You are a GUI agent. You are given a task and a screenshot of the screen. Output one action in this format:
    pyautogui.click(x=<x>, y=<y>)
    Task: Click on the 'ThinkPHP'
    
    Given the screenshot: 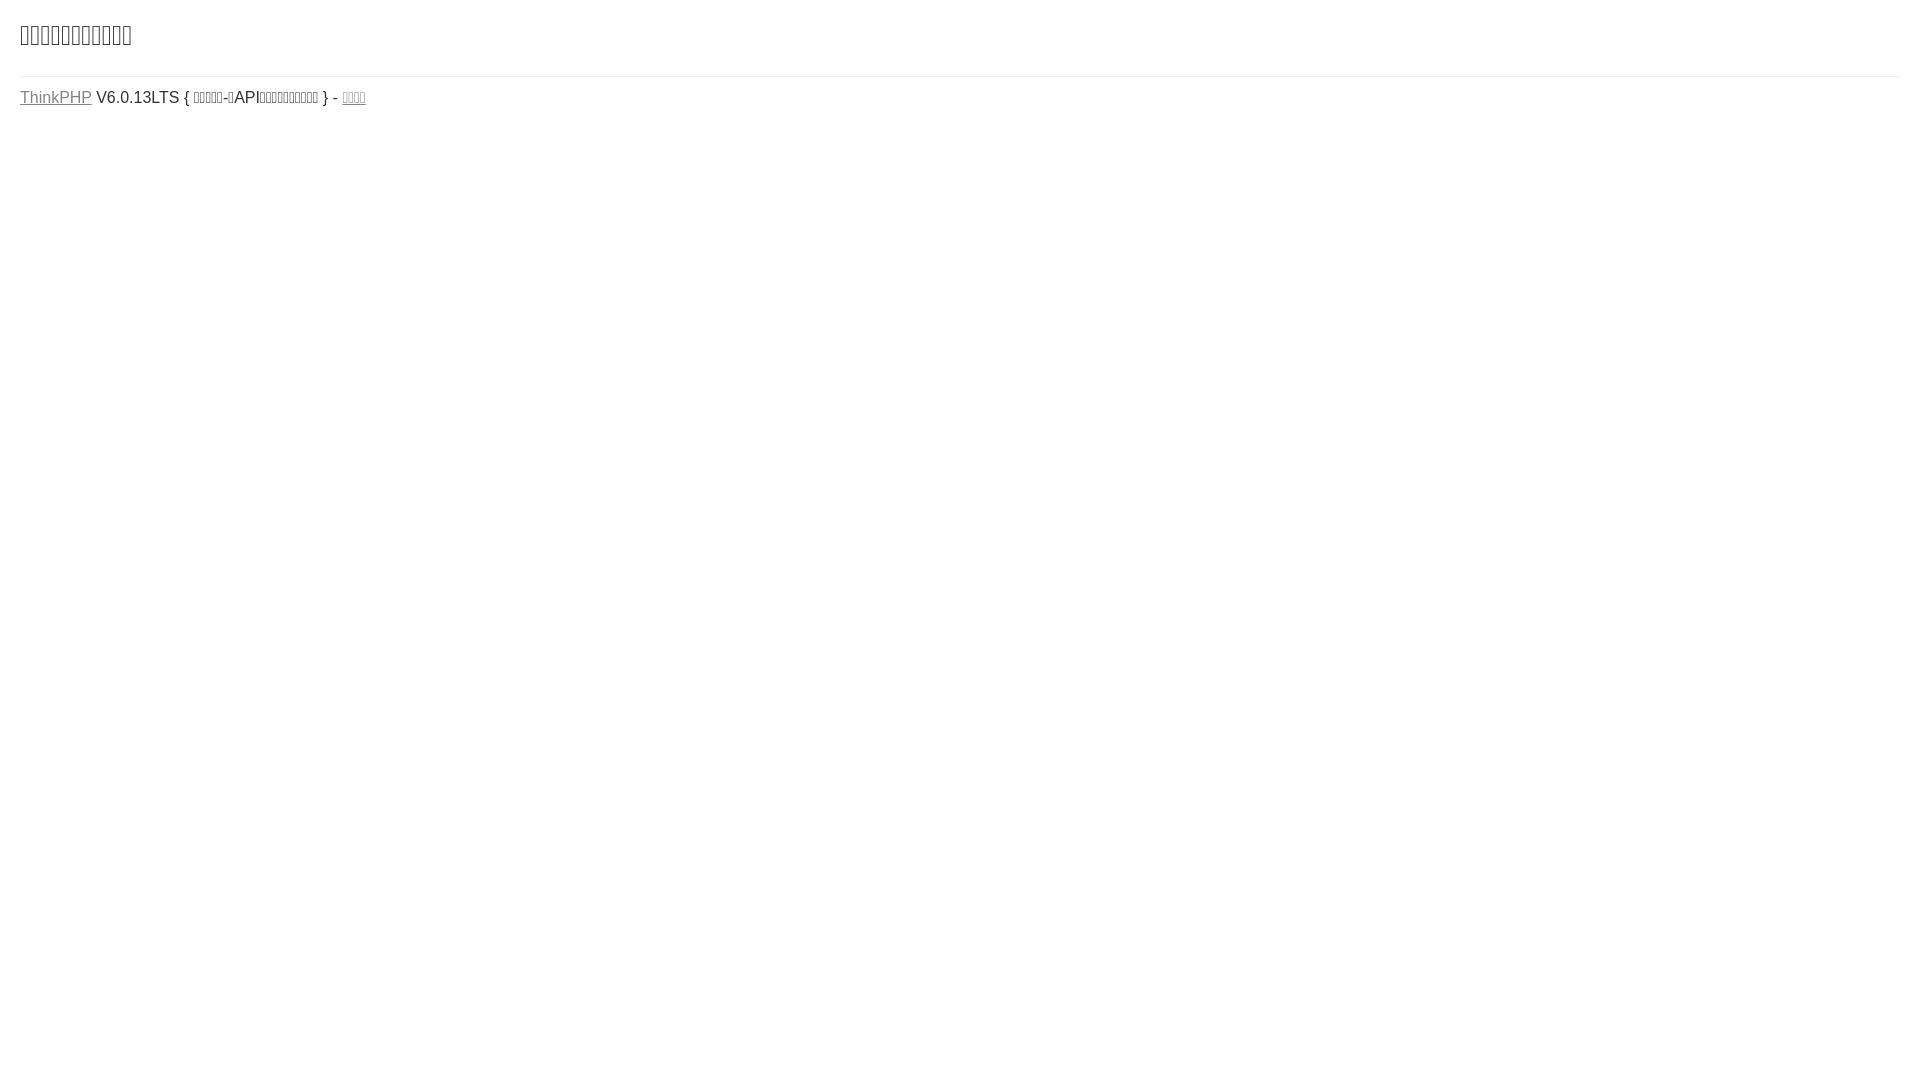 What is the action you would take?
    pyautogui.click(x=56, y=97)
    